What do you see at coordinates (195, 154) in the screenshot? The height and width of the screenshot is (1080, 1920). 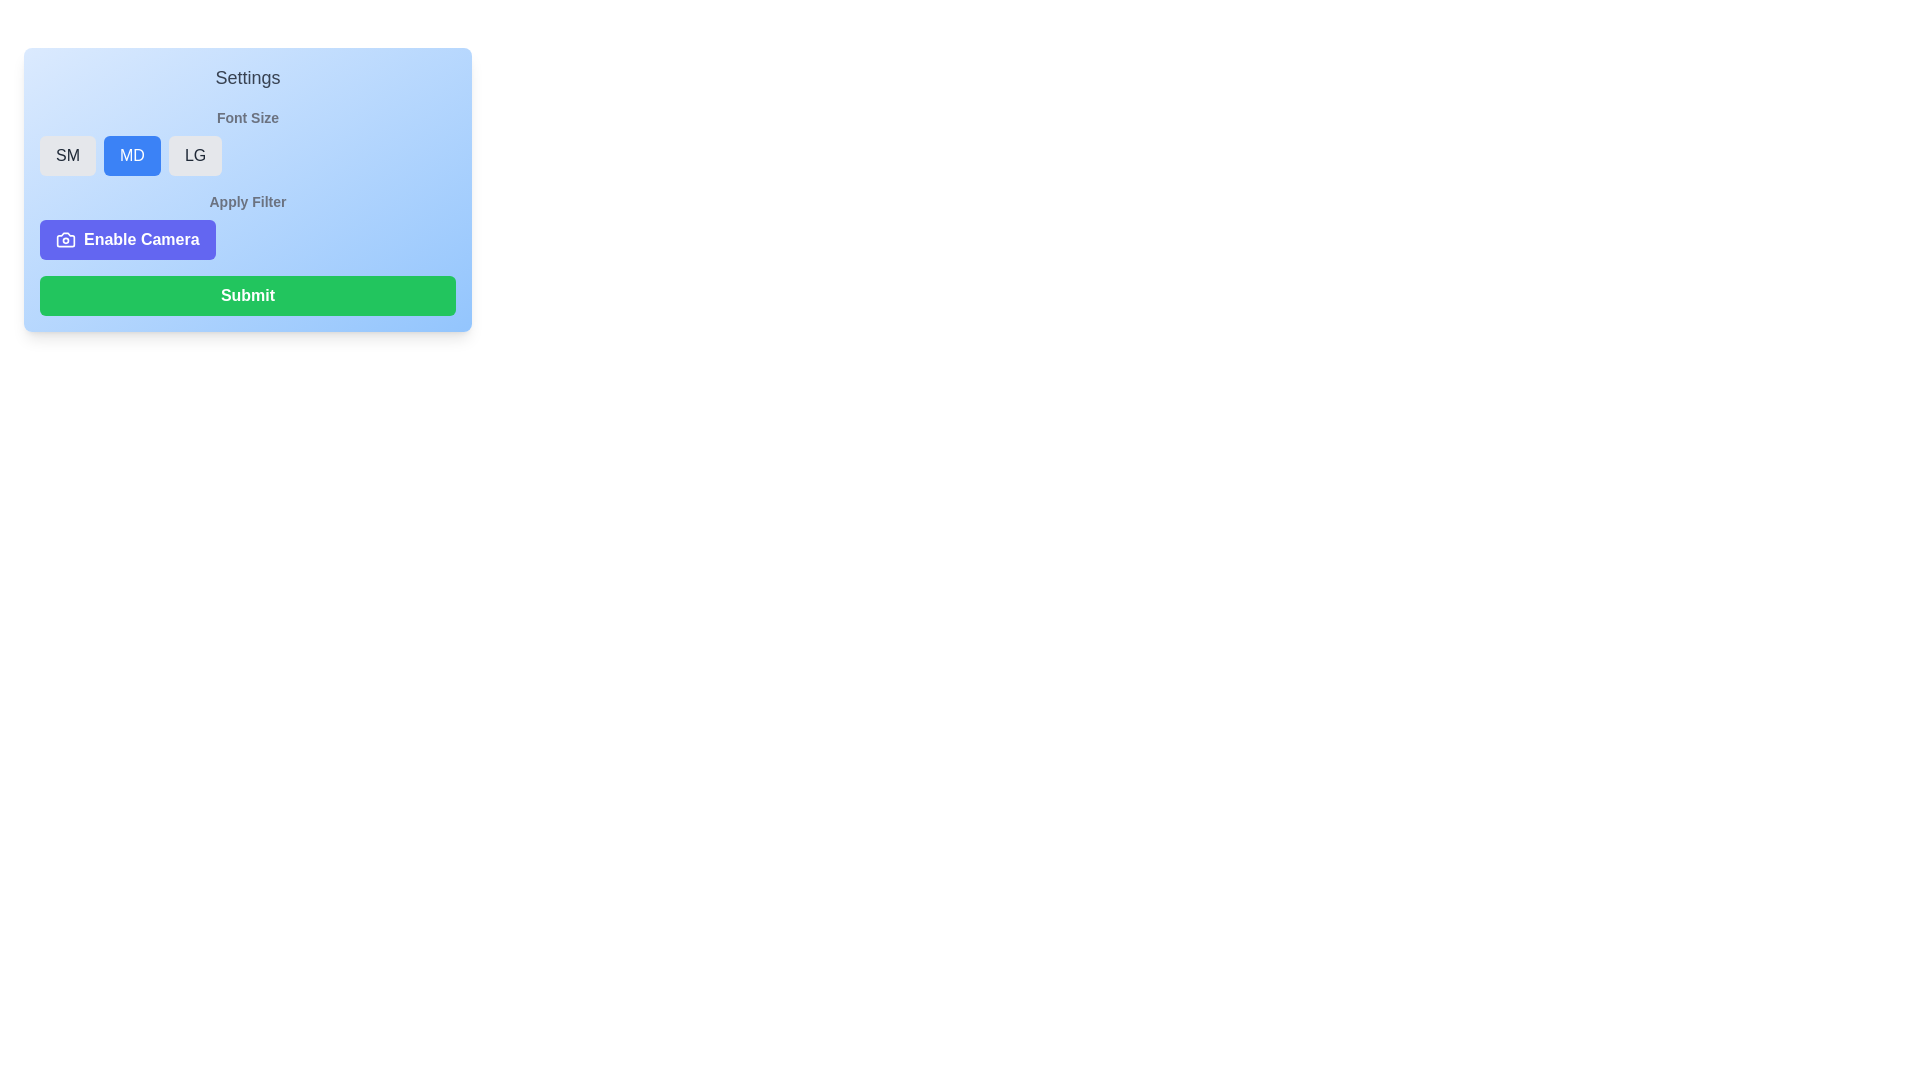 I see `the rectangular button labeled 'LG' with a gray background and dark gray text` at bounding box center [195, 154].